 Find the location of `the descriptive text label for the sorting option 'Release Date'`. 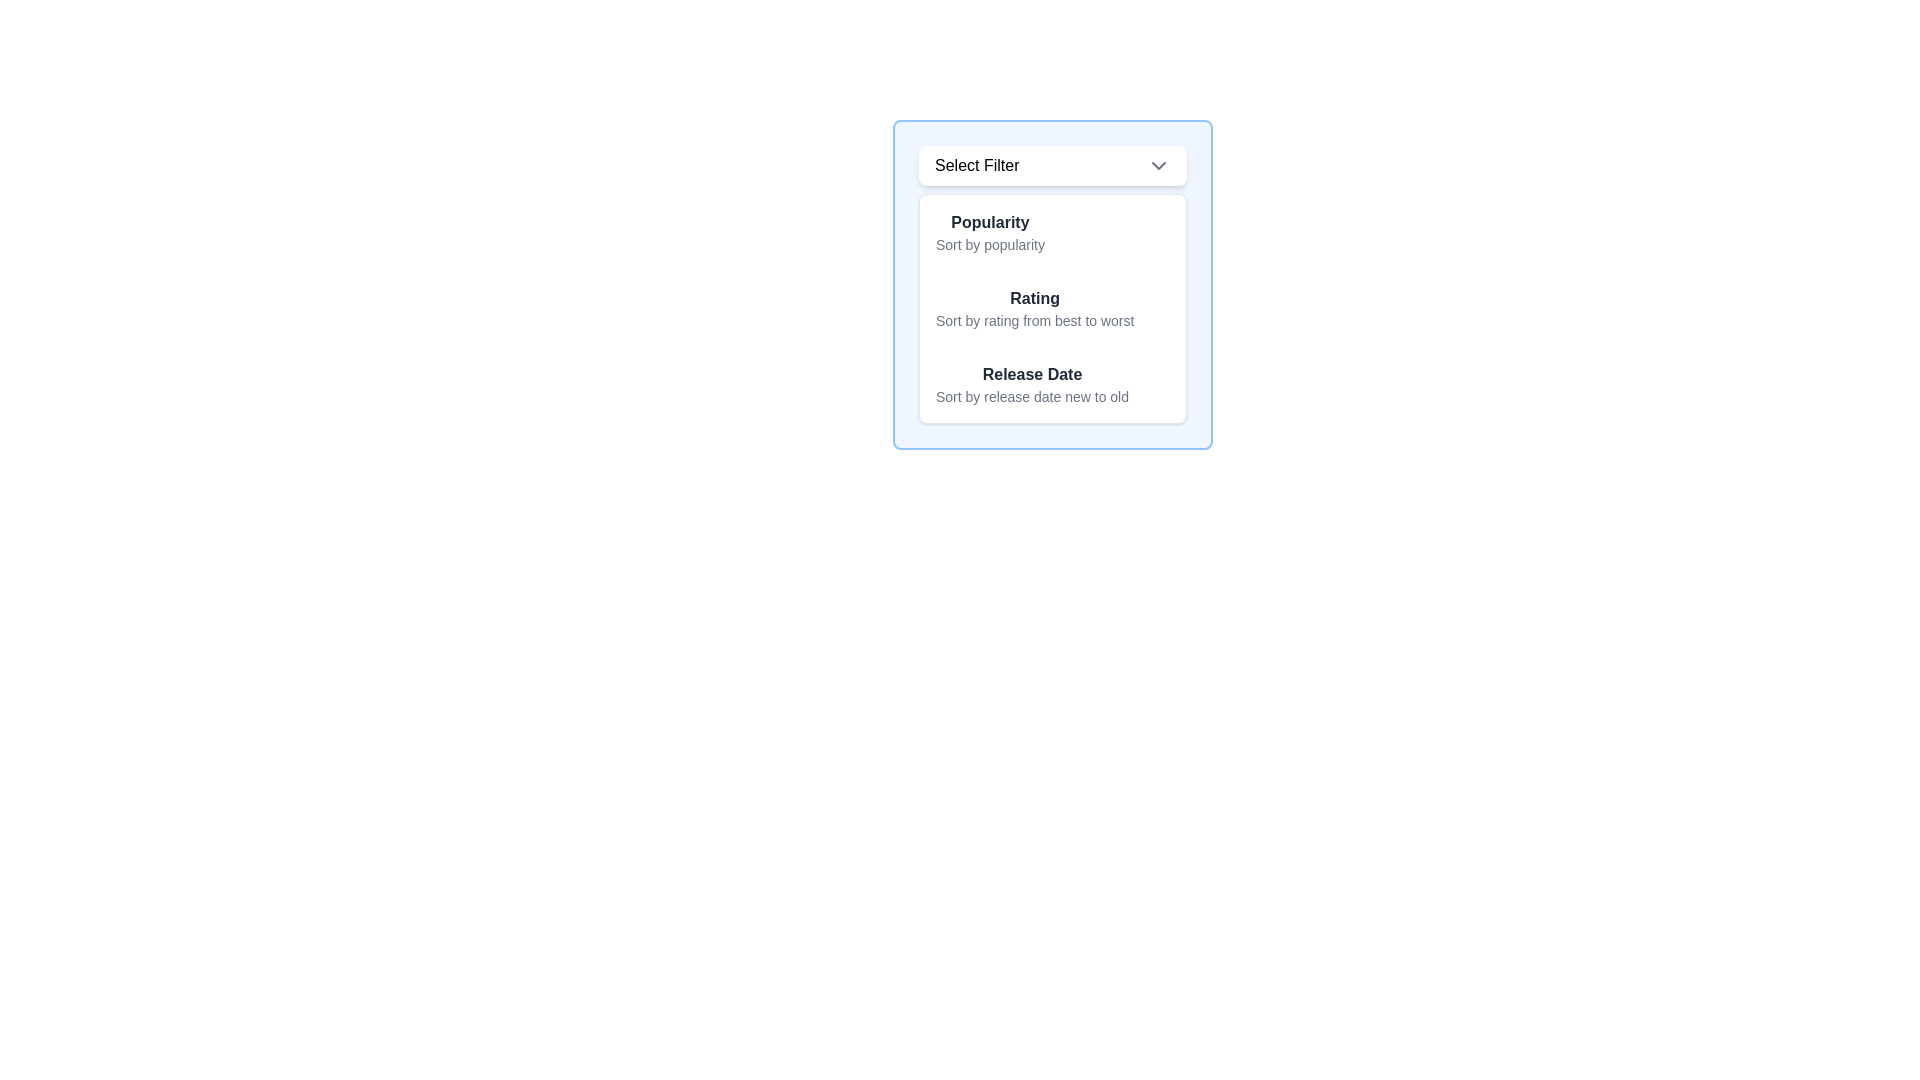

the descriptive text label for the sorting option 'Release Date' is located at coordinates (1032, 397).